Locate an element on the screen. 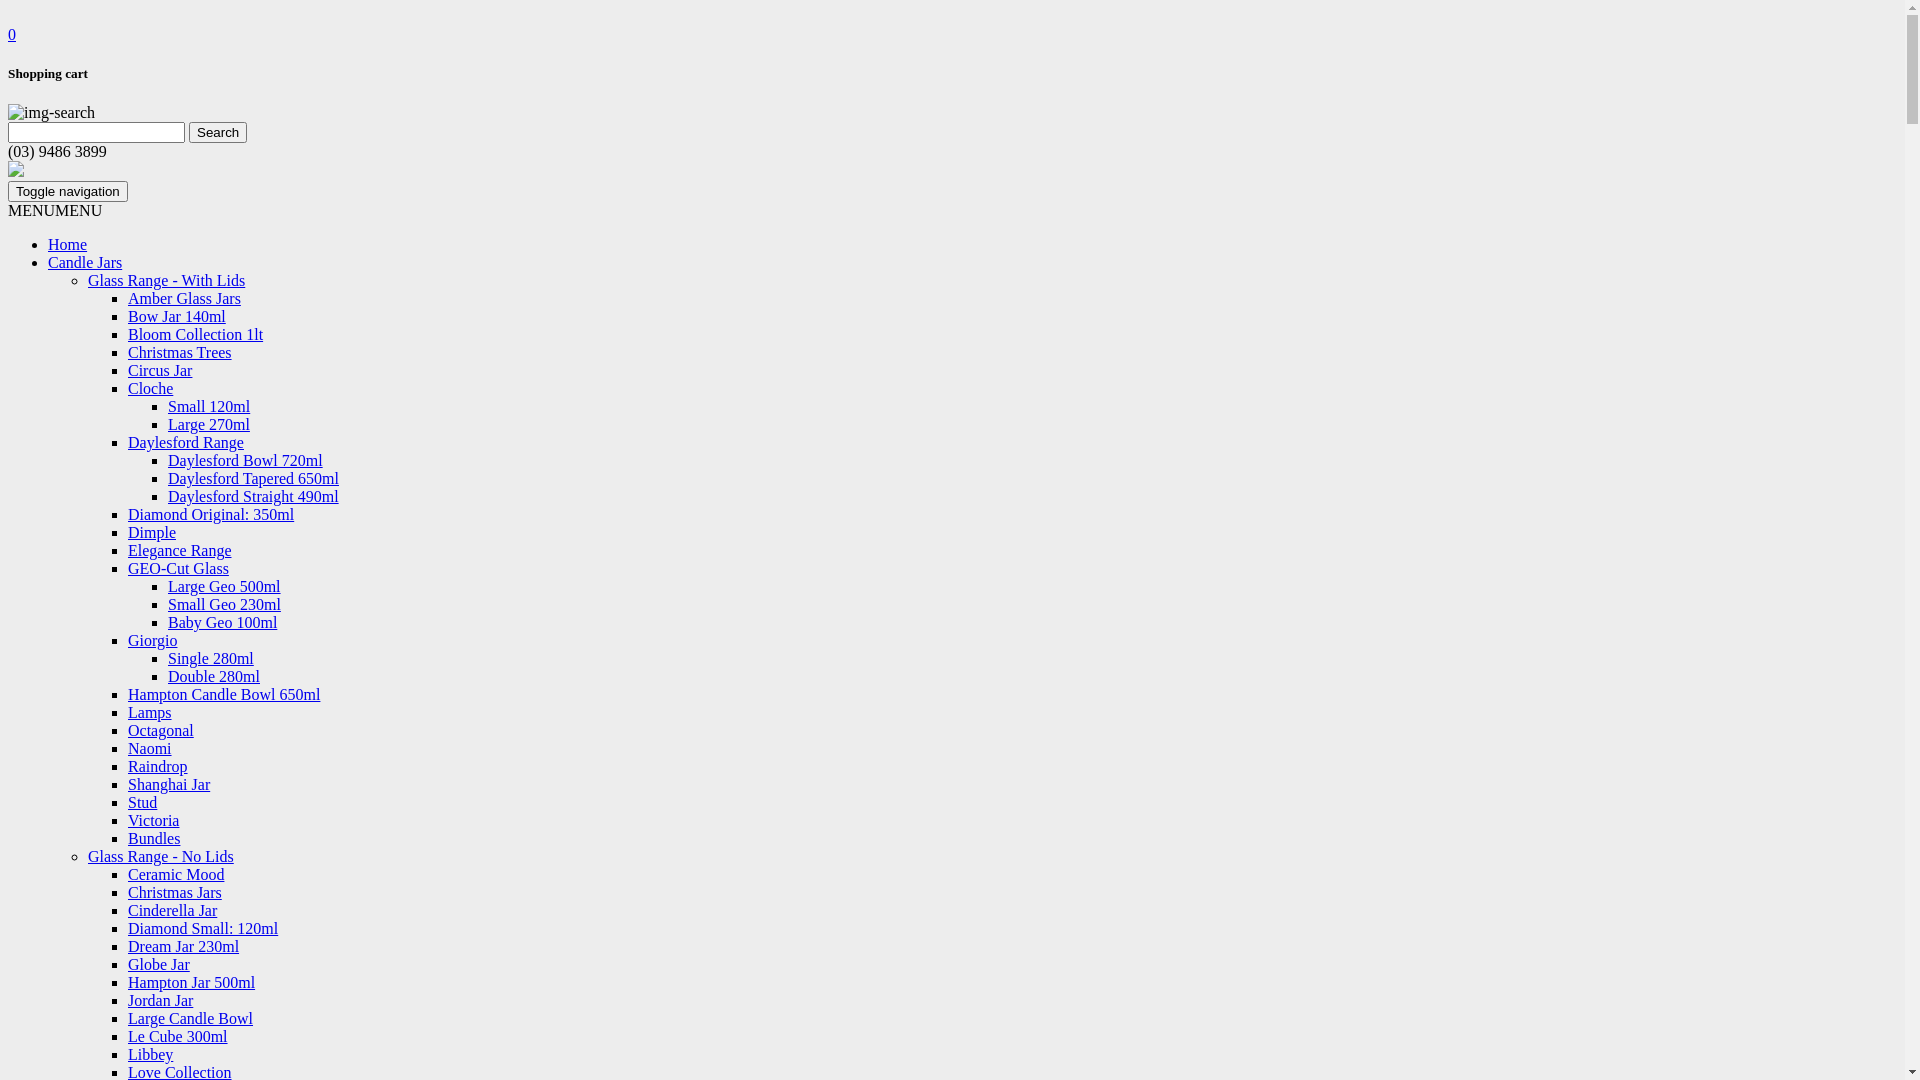 The height and width of the screenshot is (1080, 1920). 'Daylesford Tapered 650ml' is located at coordinates (252, 478).